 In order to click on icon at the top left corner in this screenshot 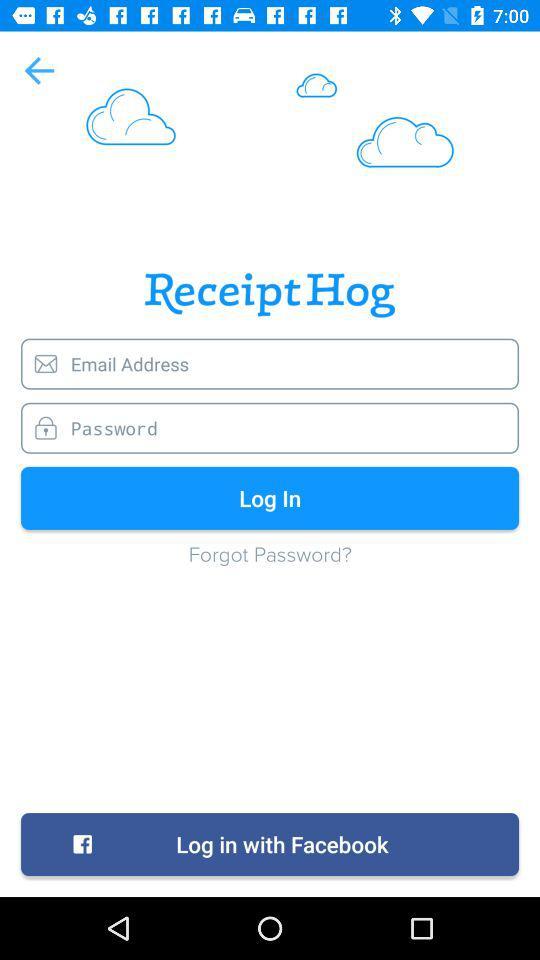, I will do `click(39, 70)`.